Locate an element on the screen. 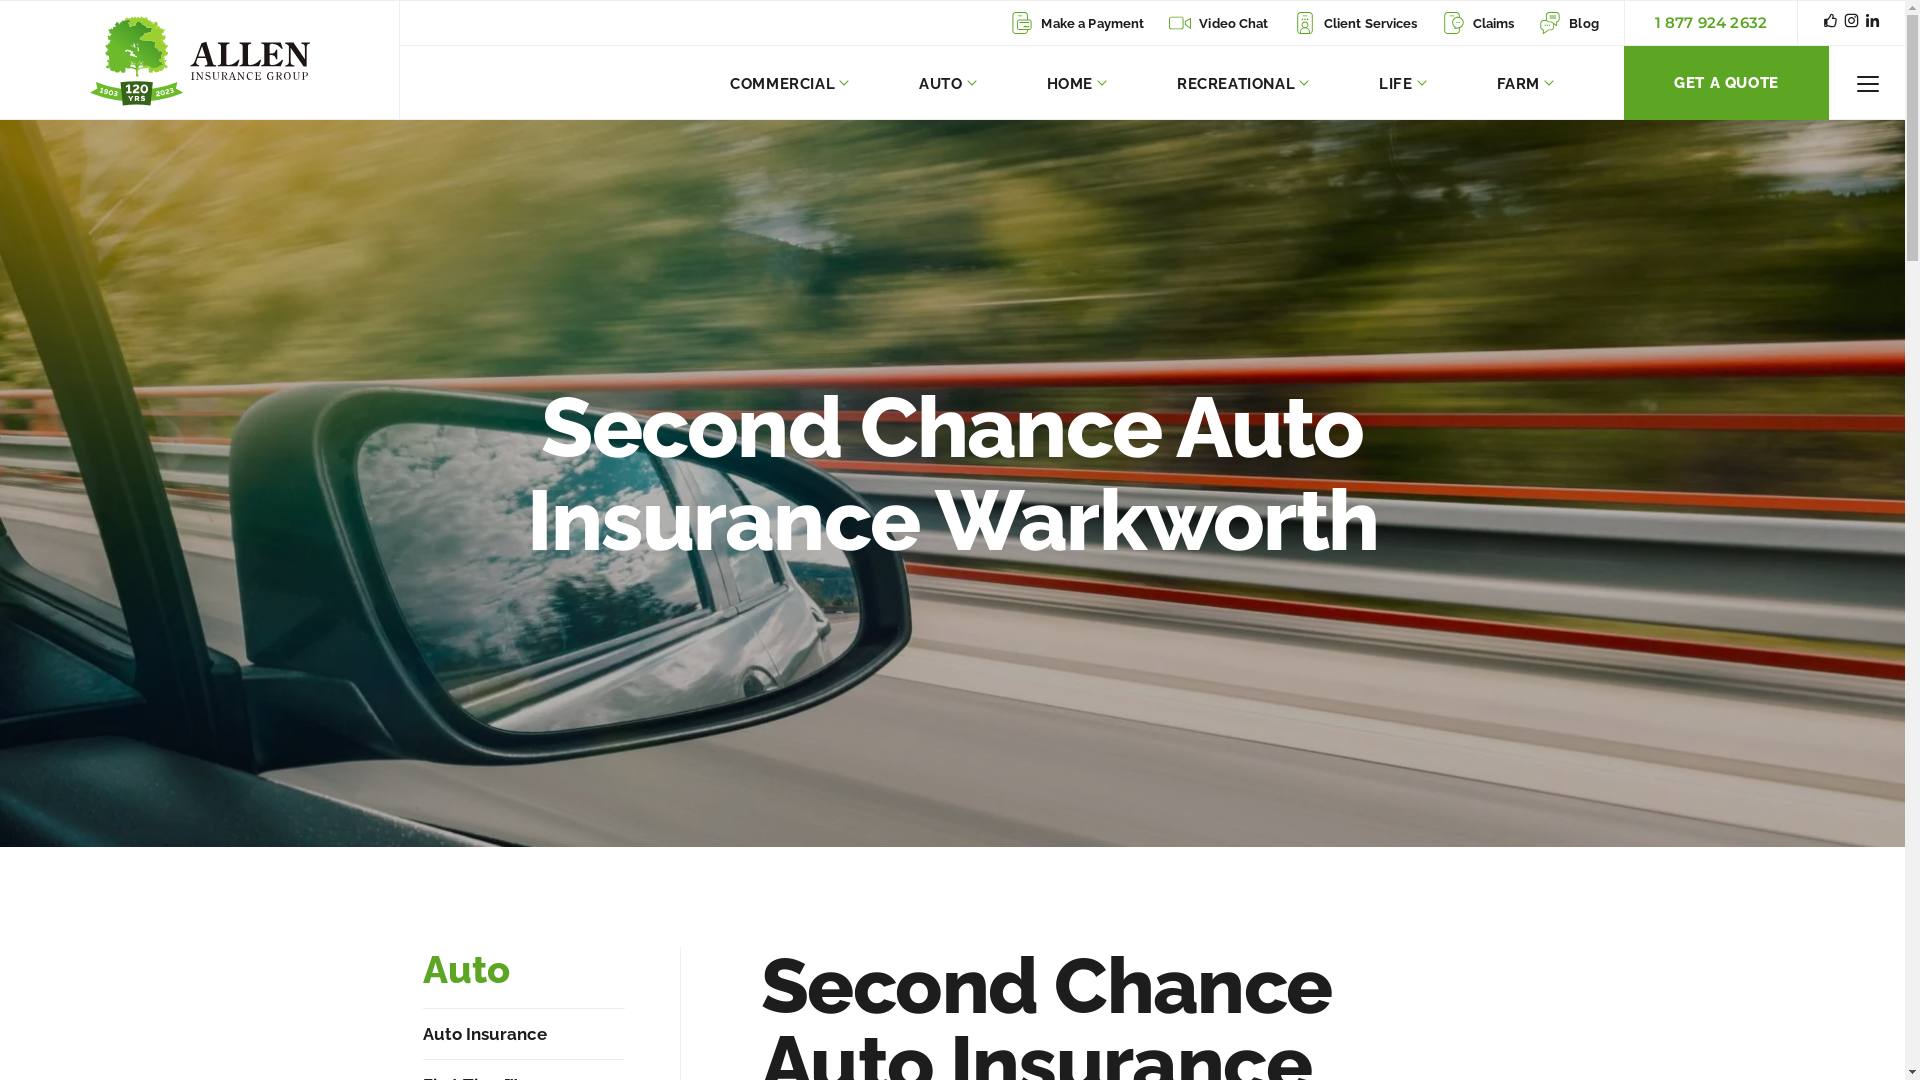  'HOME' is located at coordinates (1075, 82).